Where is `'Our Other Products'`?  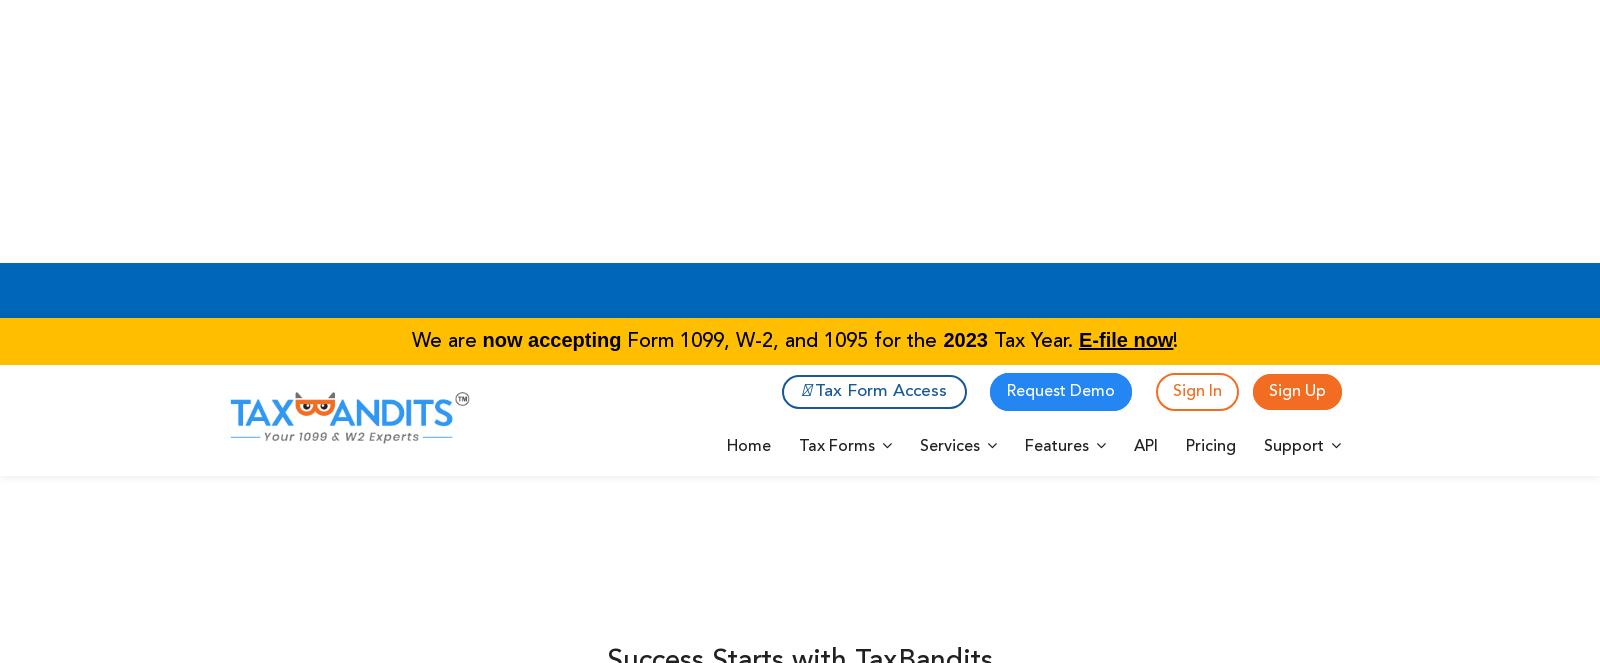
'Our Other Products' is located at coordinates (1203, 593).